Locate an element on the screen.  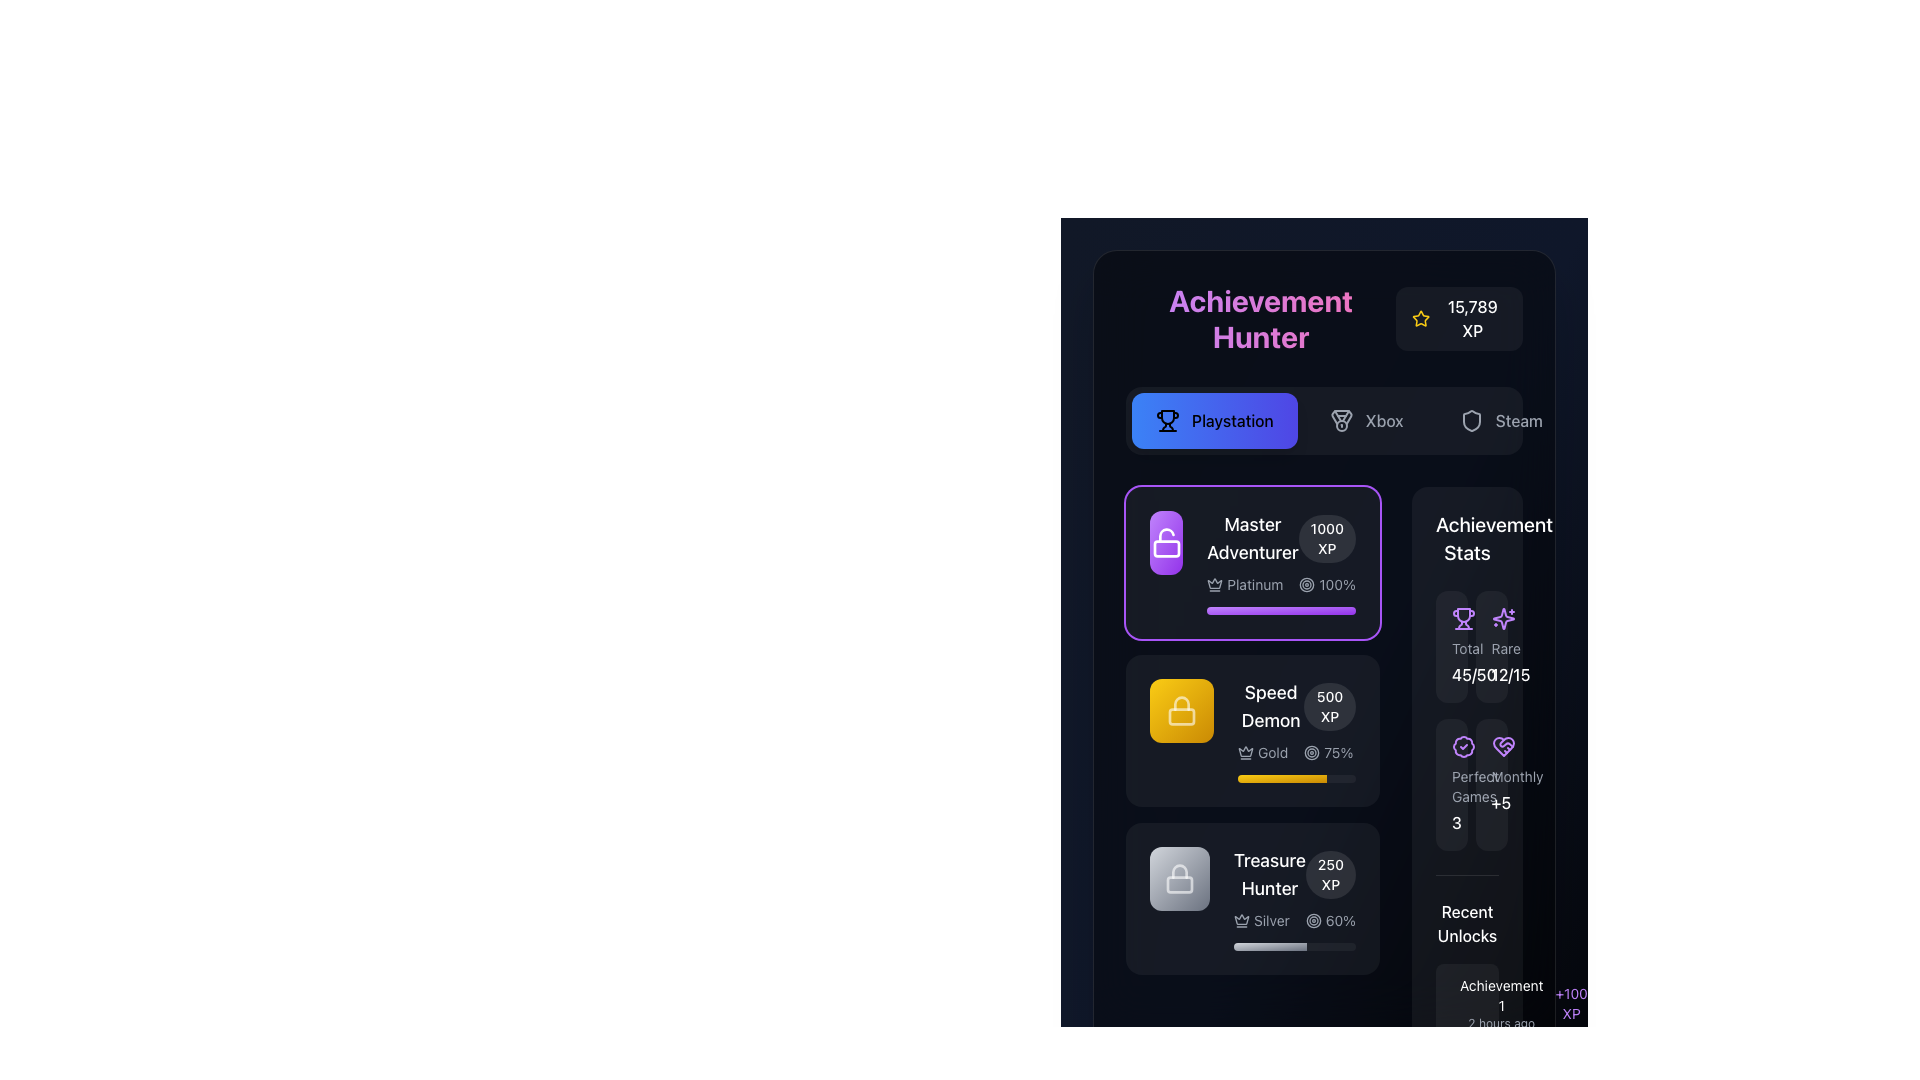
the central star-like SVG graphic icon in the Achievement Stats section, which is styled in purple and is the largest among its siblings is located at coordinates (1503, 617).